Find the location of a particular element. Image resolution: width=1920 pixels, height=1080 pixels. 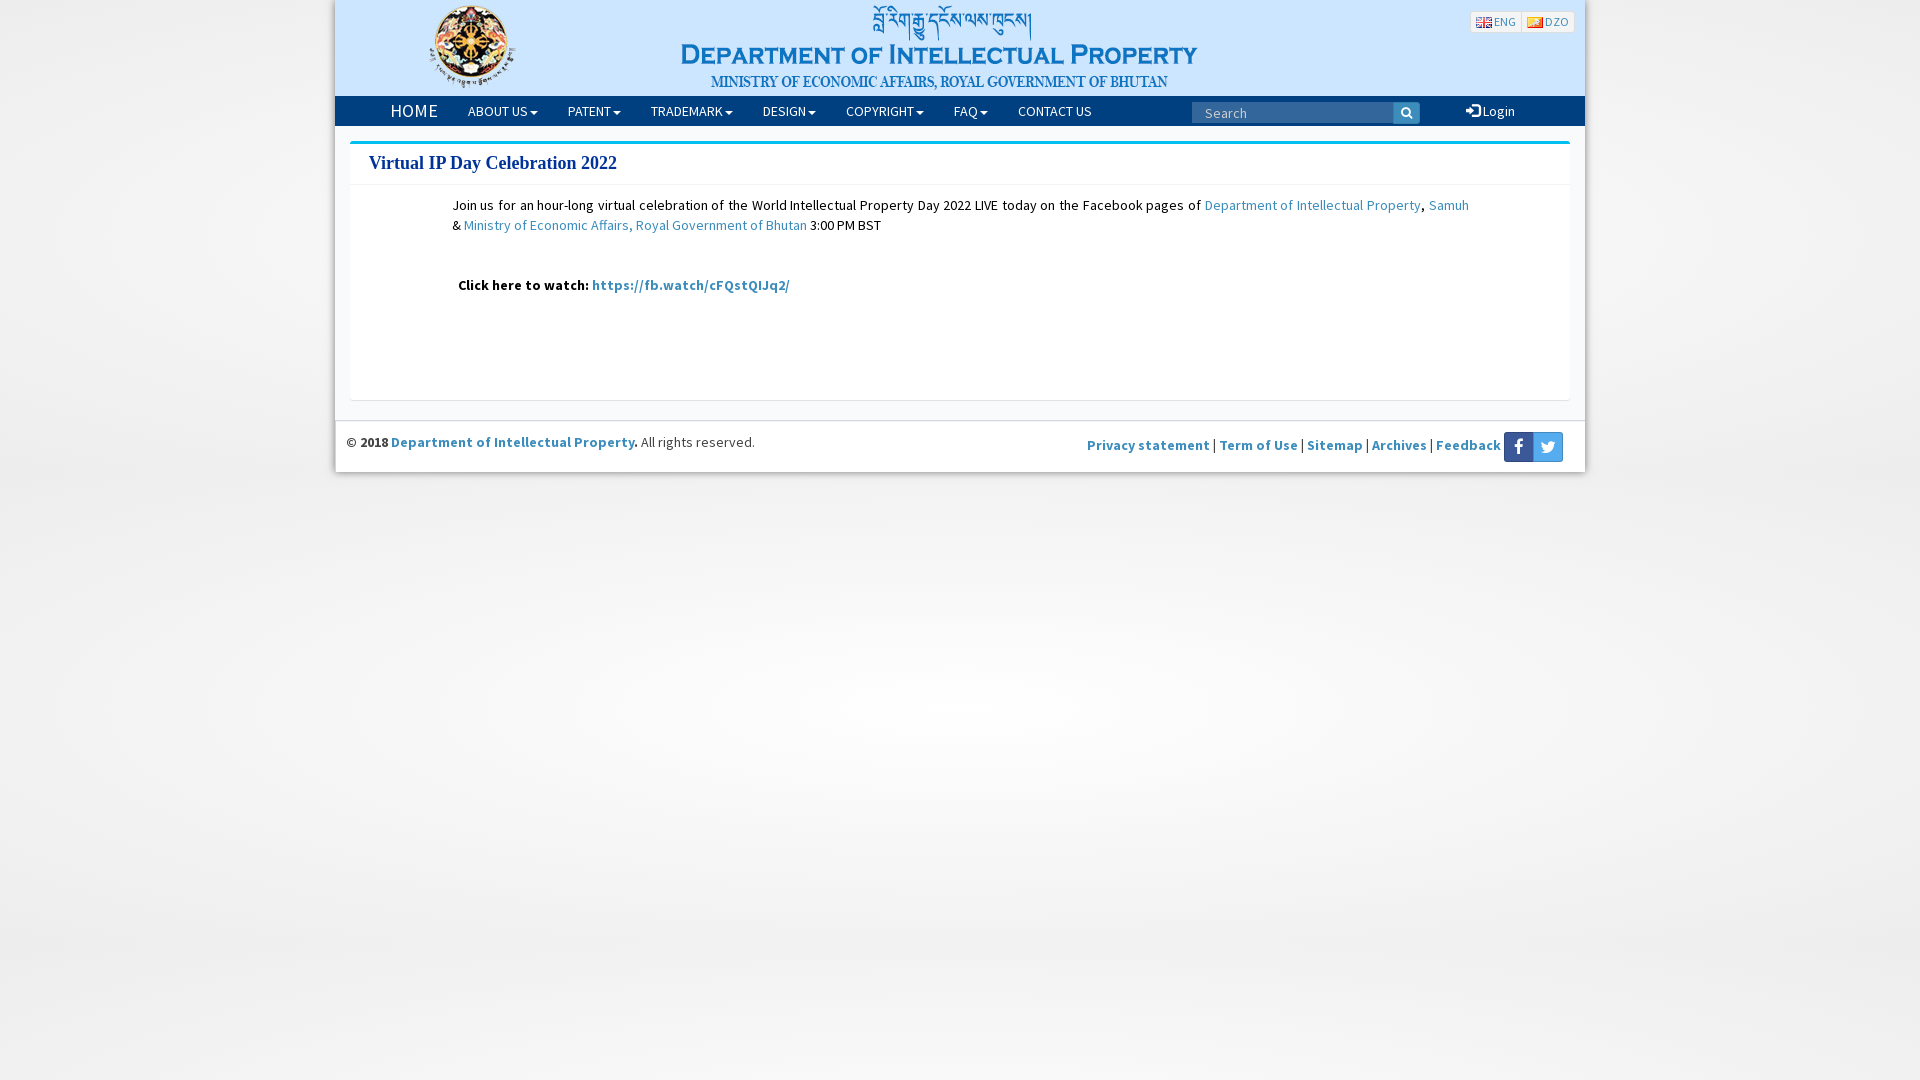

'DZO' is located at coordinates (1546, 21).